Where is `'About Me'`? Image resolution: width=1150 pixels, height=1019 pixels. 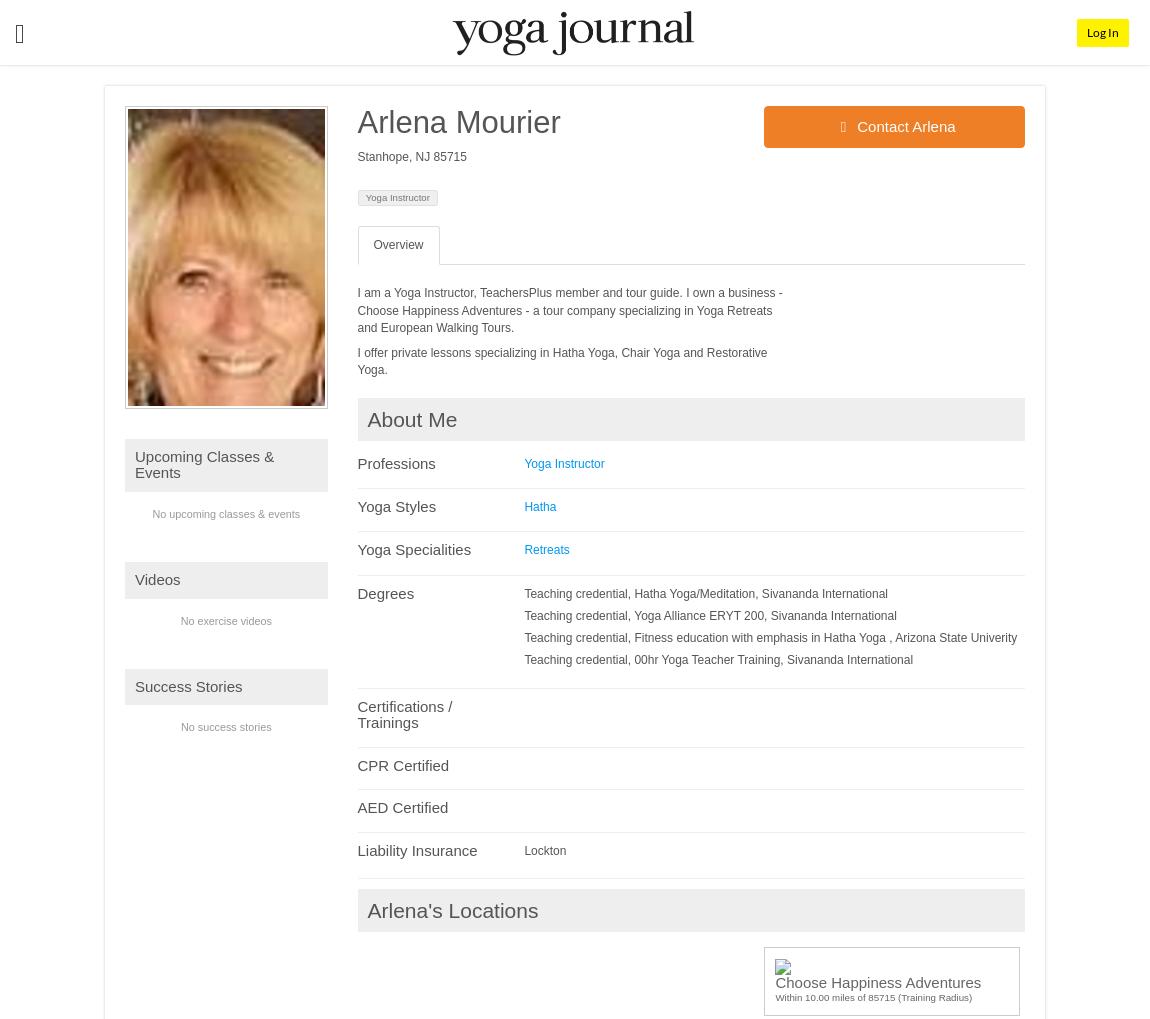
'About Me' is located at coordinates (412, 419).